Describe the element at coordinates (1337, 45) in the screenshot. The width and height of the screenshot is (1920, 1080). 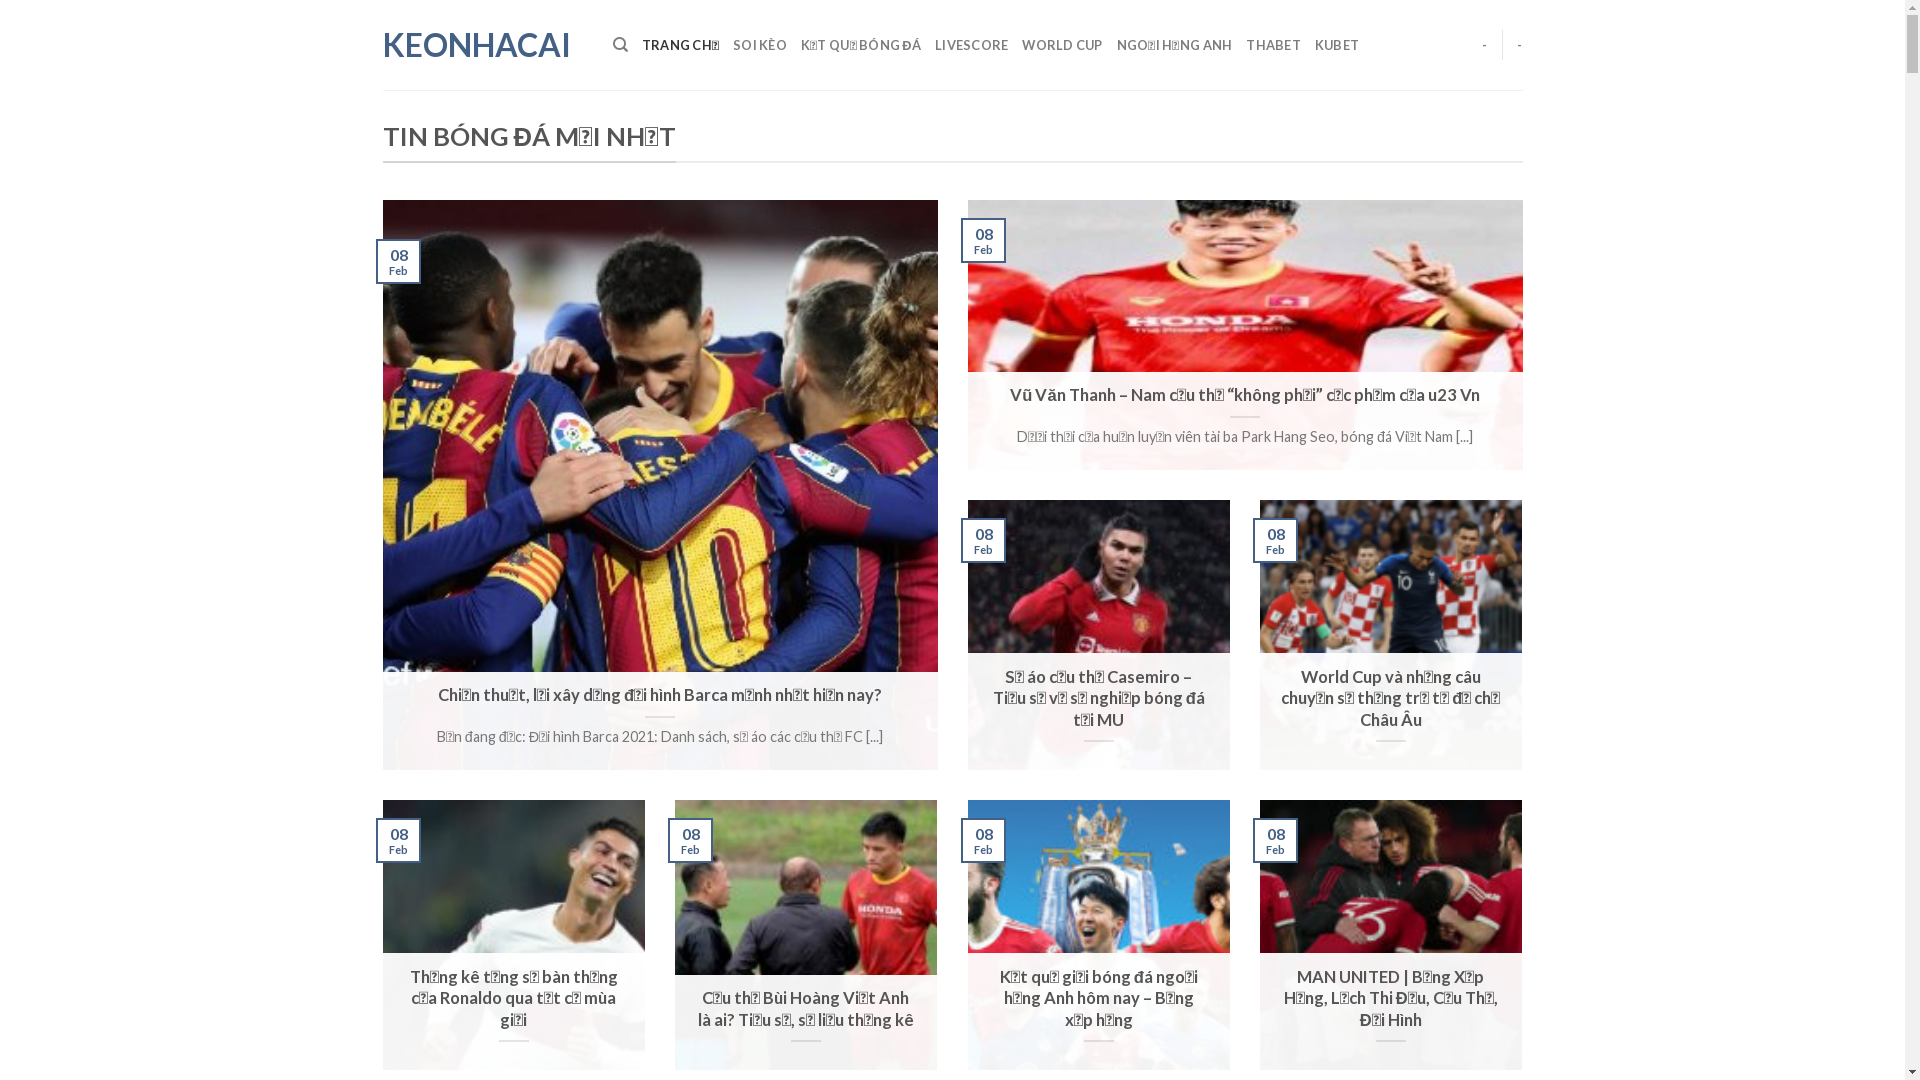
I see `'KUBET'` at that location.